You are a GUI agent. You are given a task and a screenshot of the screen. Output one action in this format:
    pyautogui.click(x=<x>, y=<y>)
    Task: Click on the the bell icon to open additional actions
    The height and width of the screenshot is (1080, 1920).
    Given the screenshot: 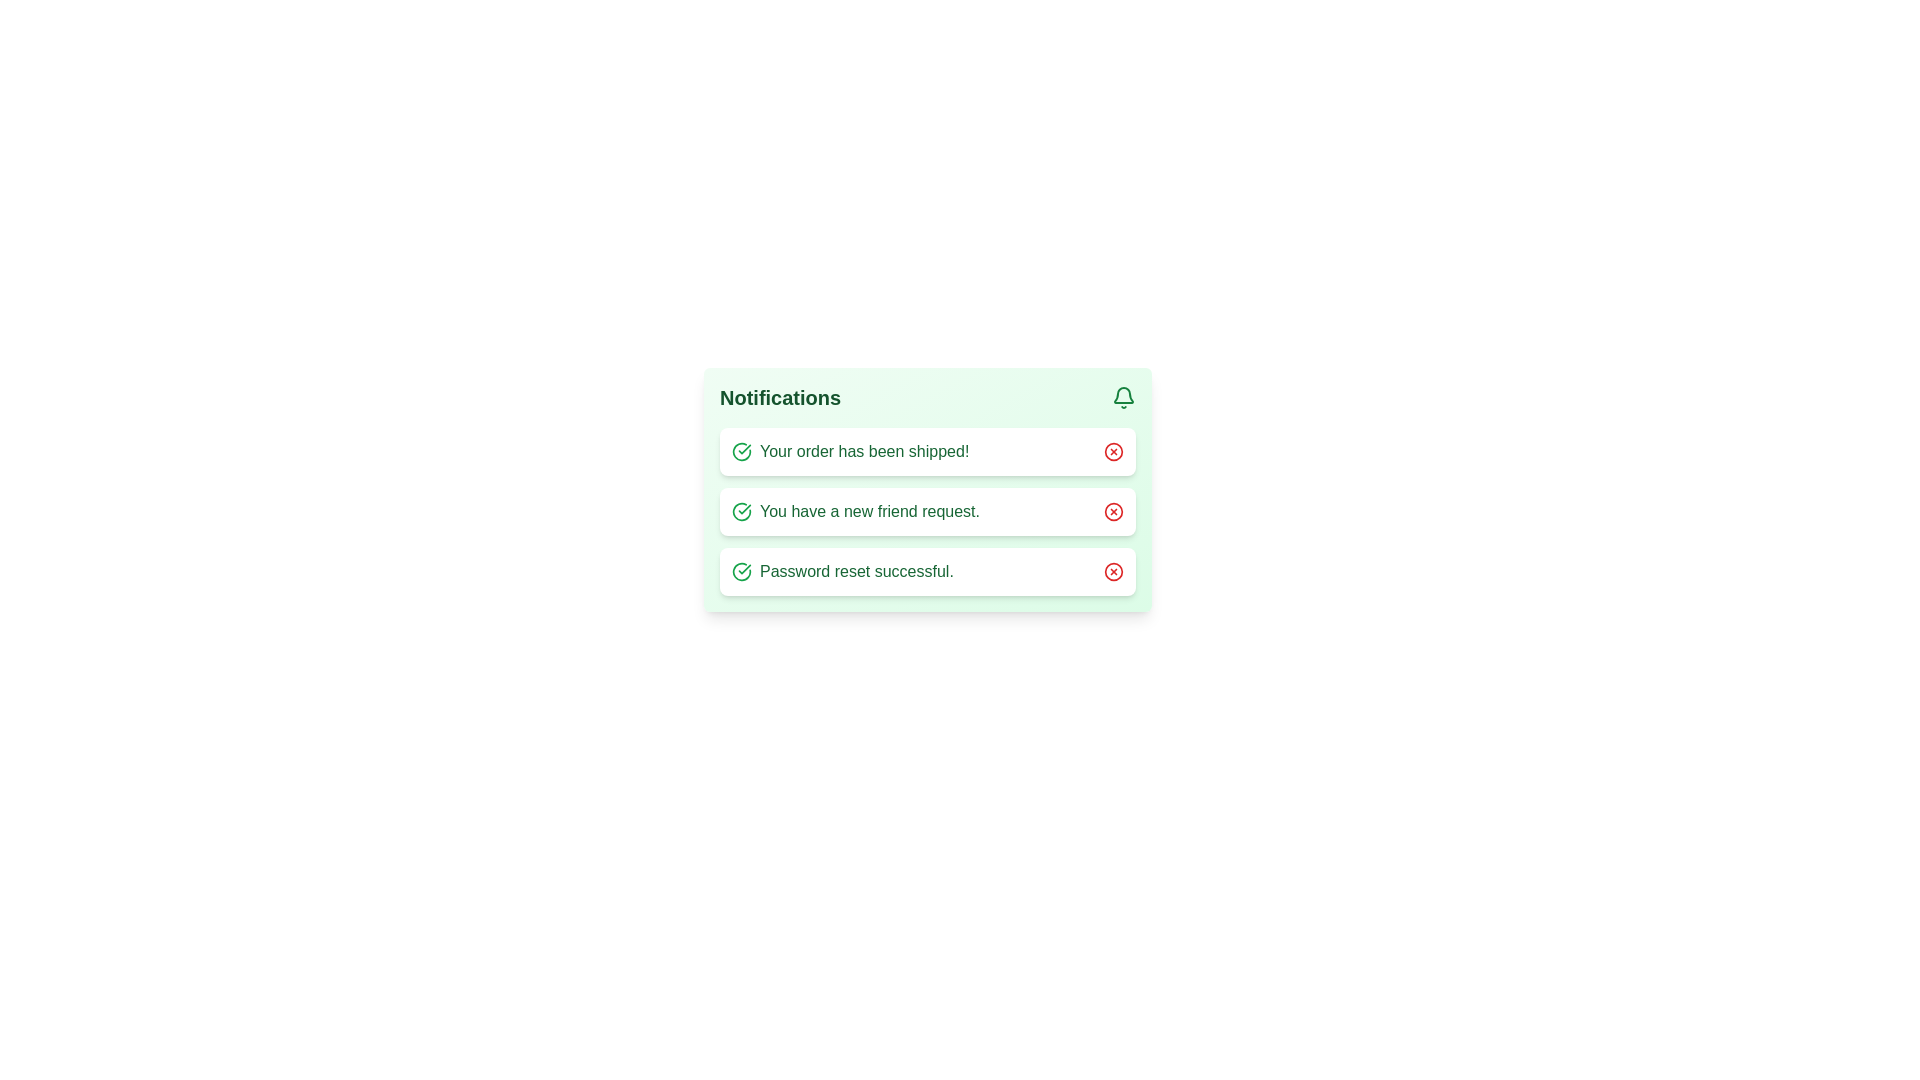 What is the action you would take?
    pyautogui.click(x=1123, y=397)
    